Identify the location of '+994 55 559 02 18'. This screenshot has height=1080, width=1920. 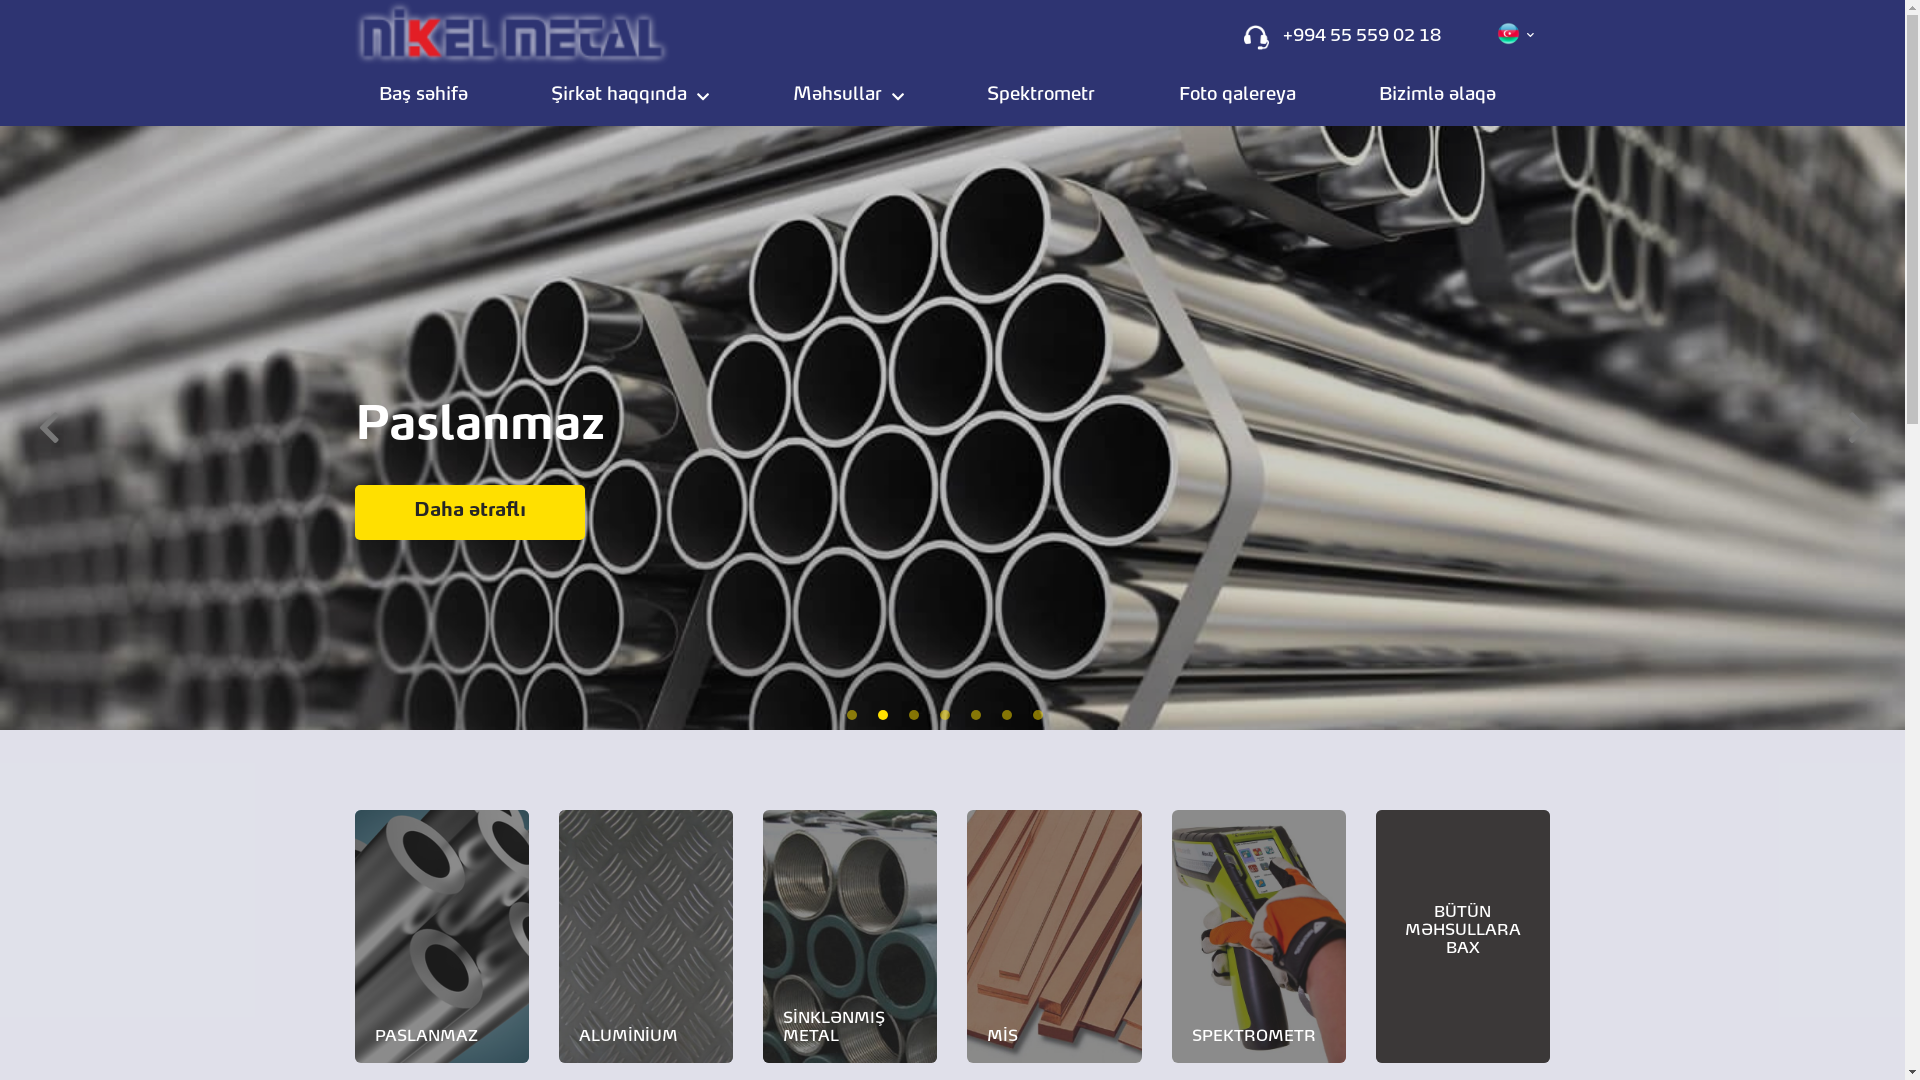
(1361, 37).